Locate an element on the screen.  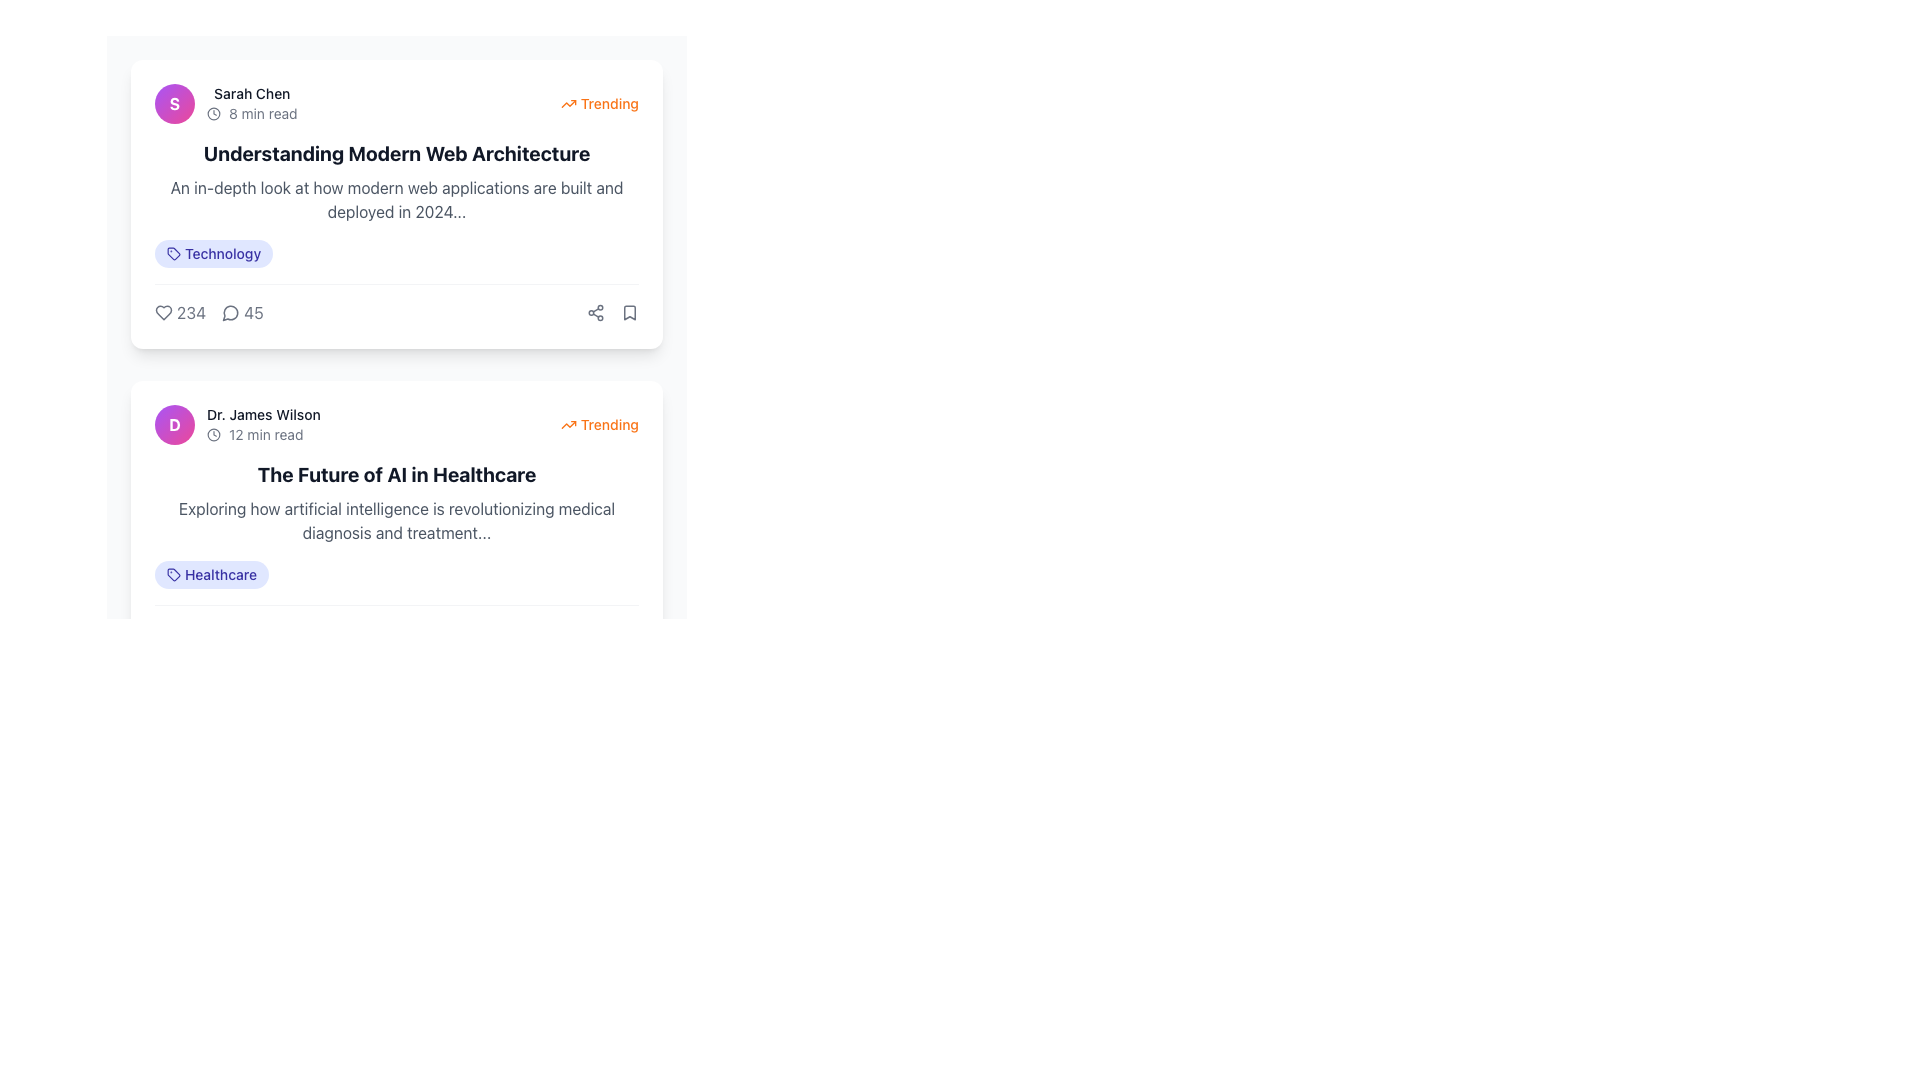
the informational label with the clock icon and the text '12 min read' located below 'Dr. James Wilson' to interact with it in case it becomes clickable in the future is located at coordinates (262, 434).